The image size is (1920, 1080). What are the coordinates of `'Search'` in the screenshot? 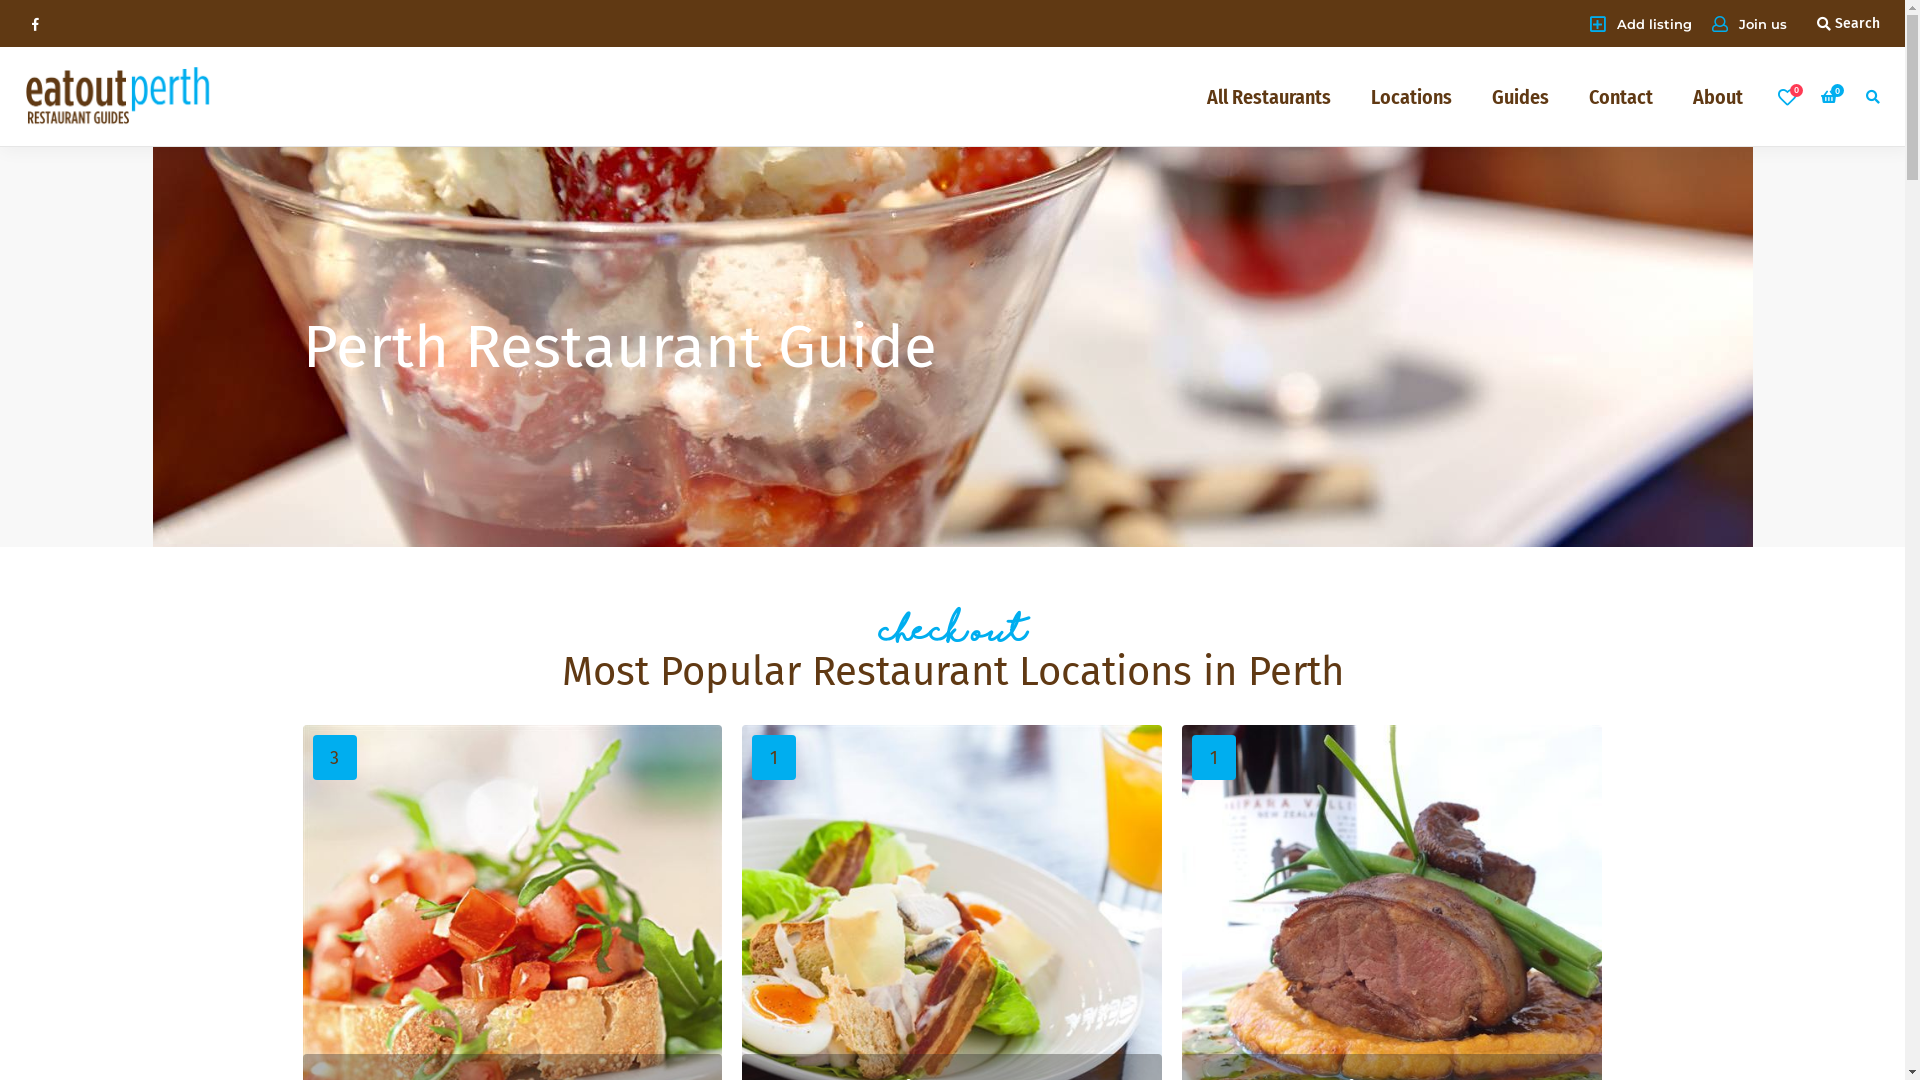 It's located at (1847, 23).